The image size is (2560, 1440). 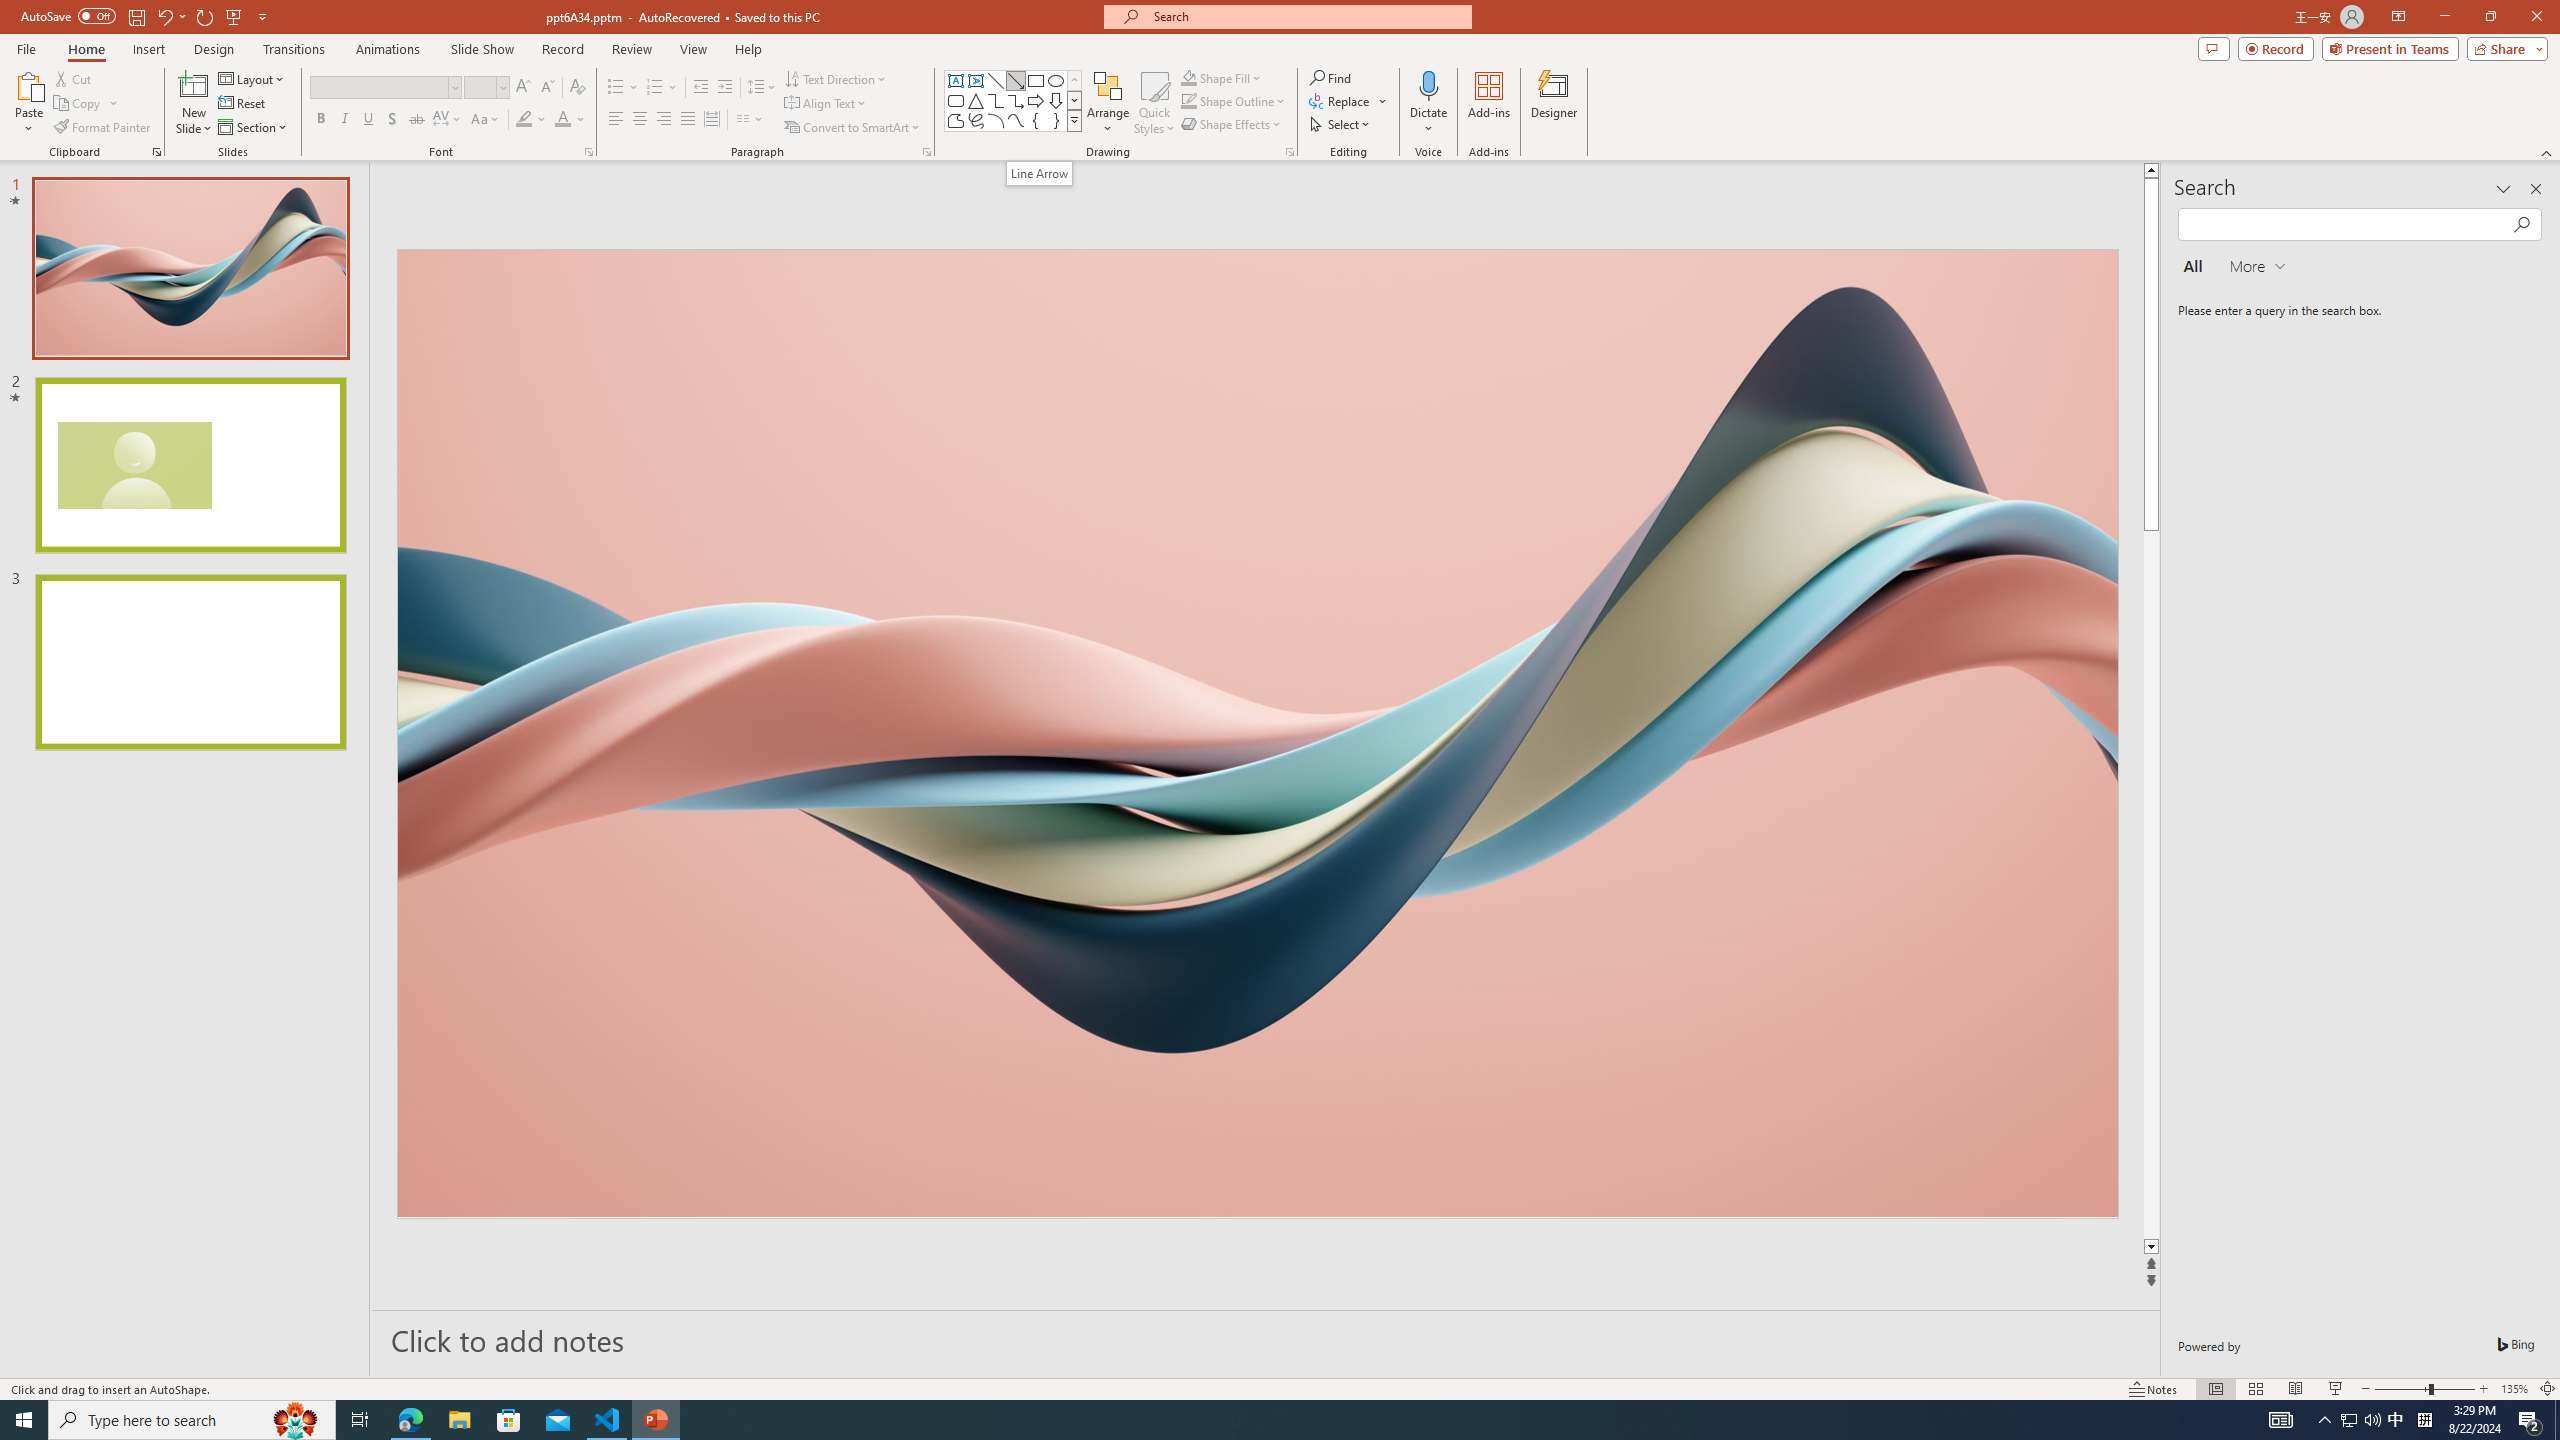 What do you see at coordinates (2502, 188) in the screenshot?
I see `'Task Pane Options'` at bounding box center [2502, 188].